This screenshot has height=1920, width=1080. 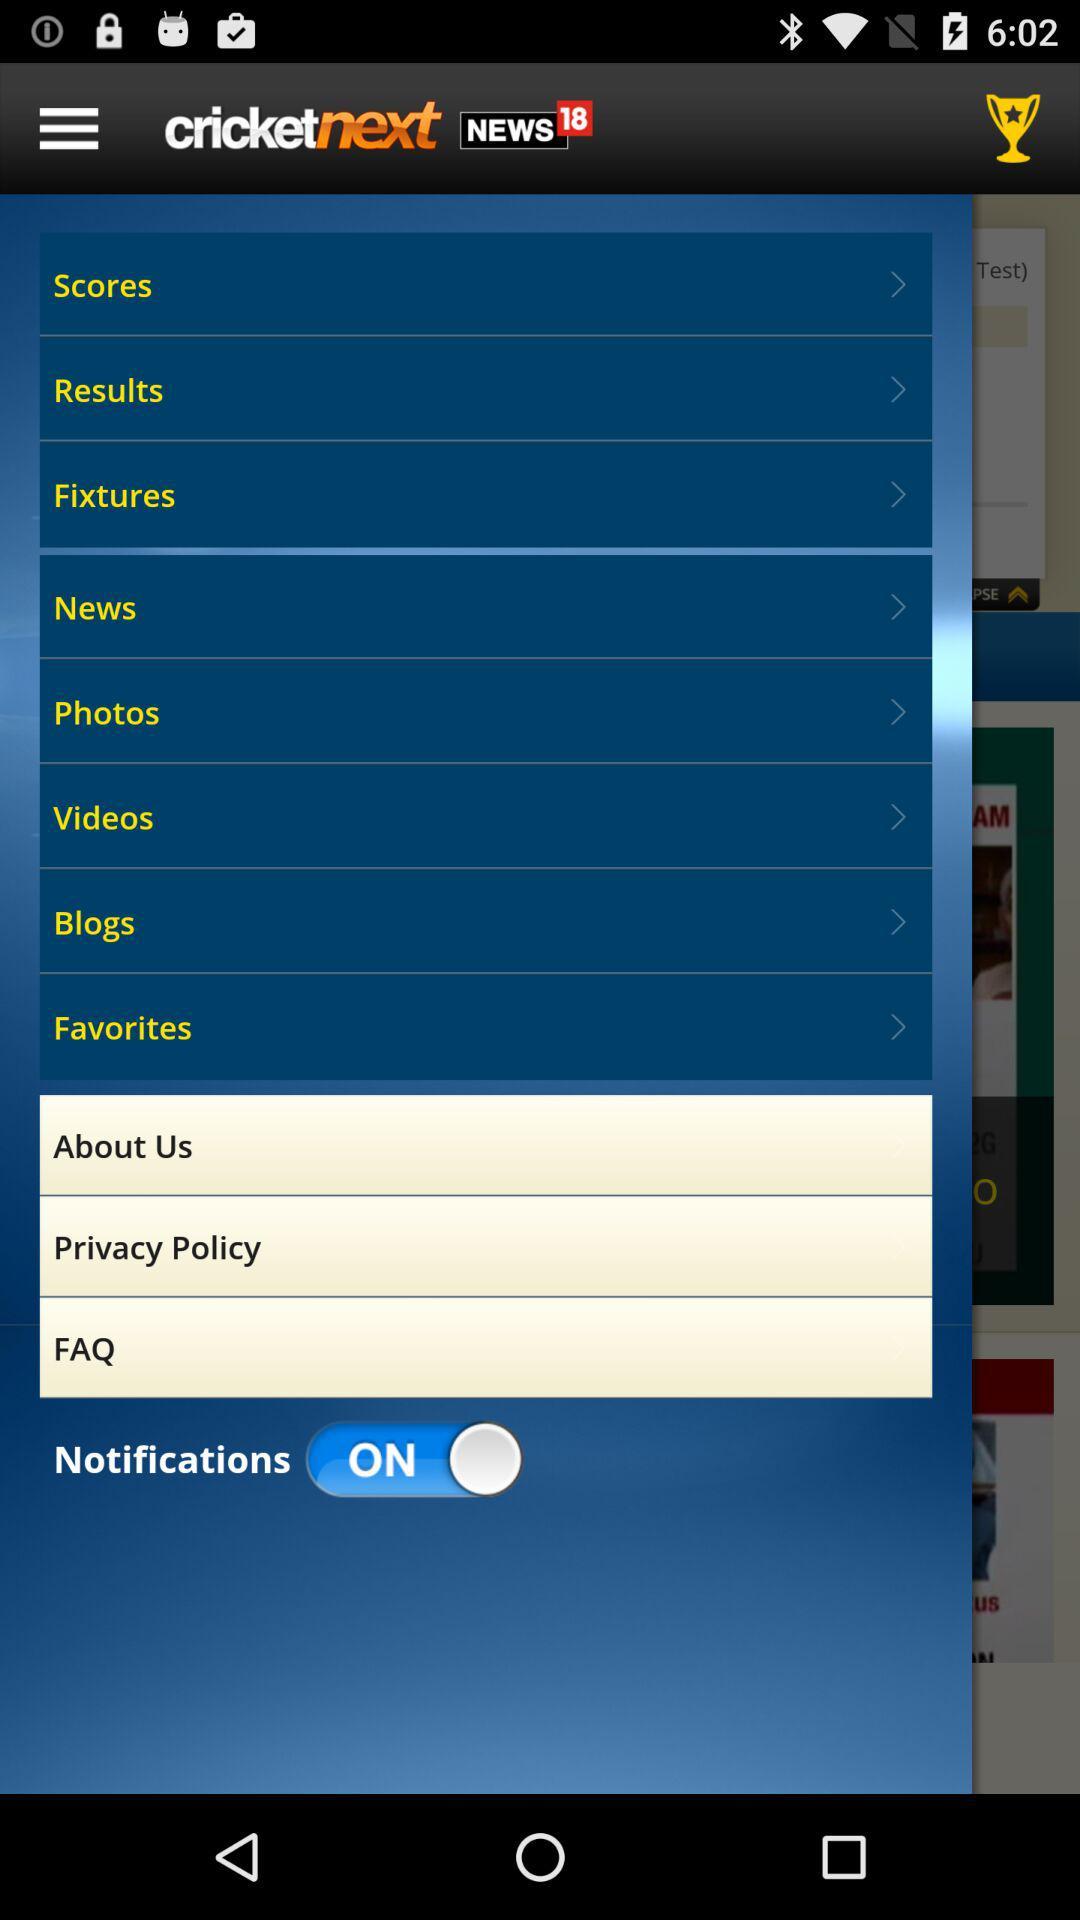 I want to click on the button next to notifications, so click(x=414, y=1459).